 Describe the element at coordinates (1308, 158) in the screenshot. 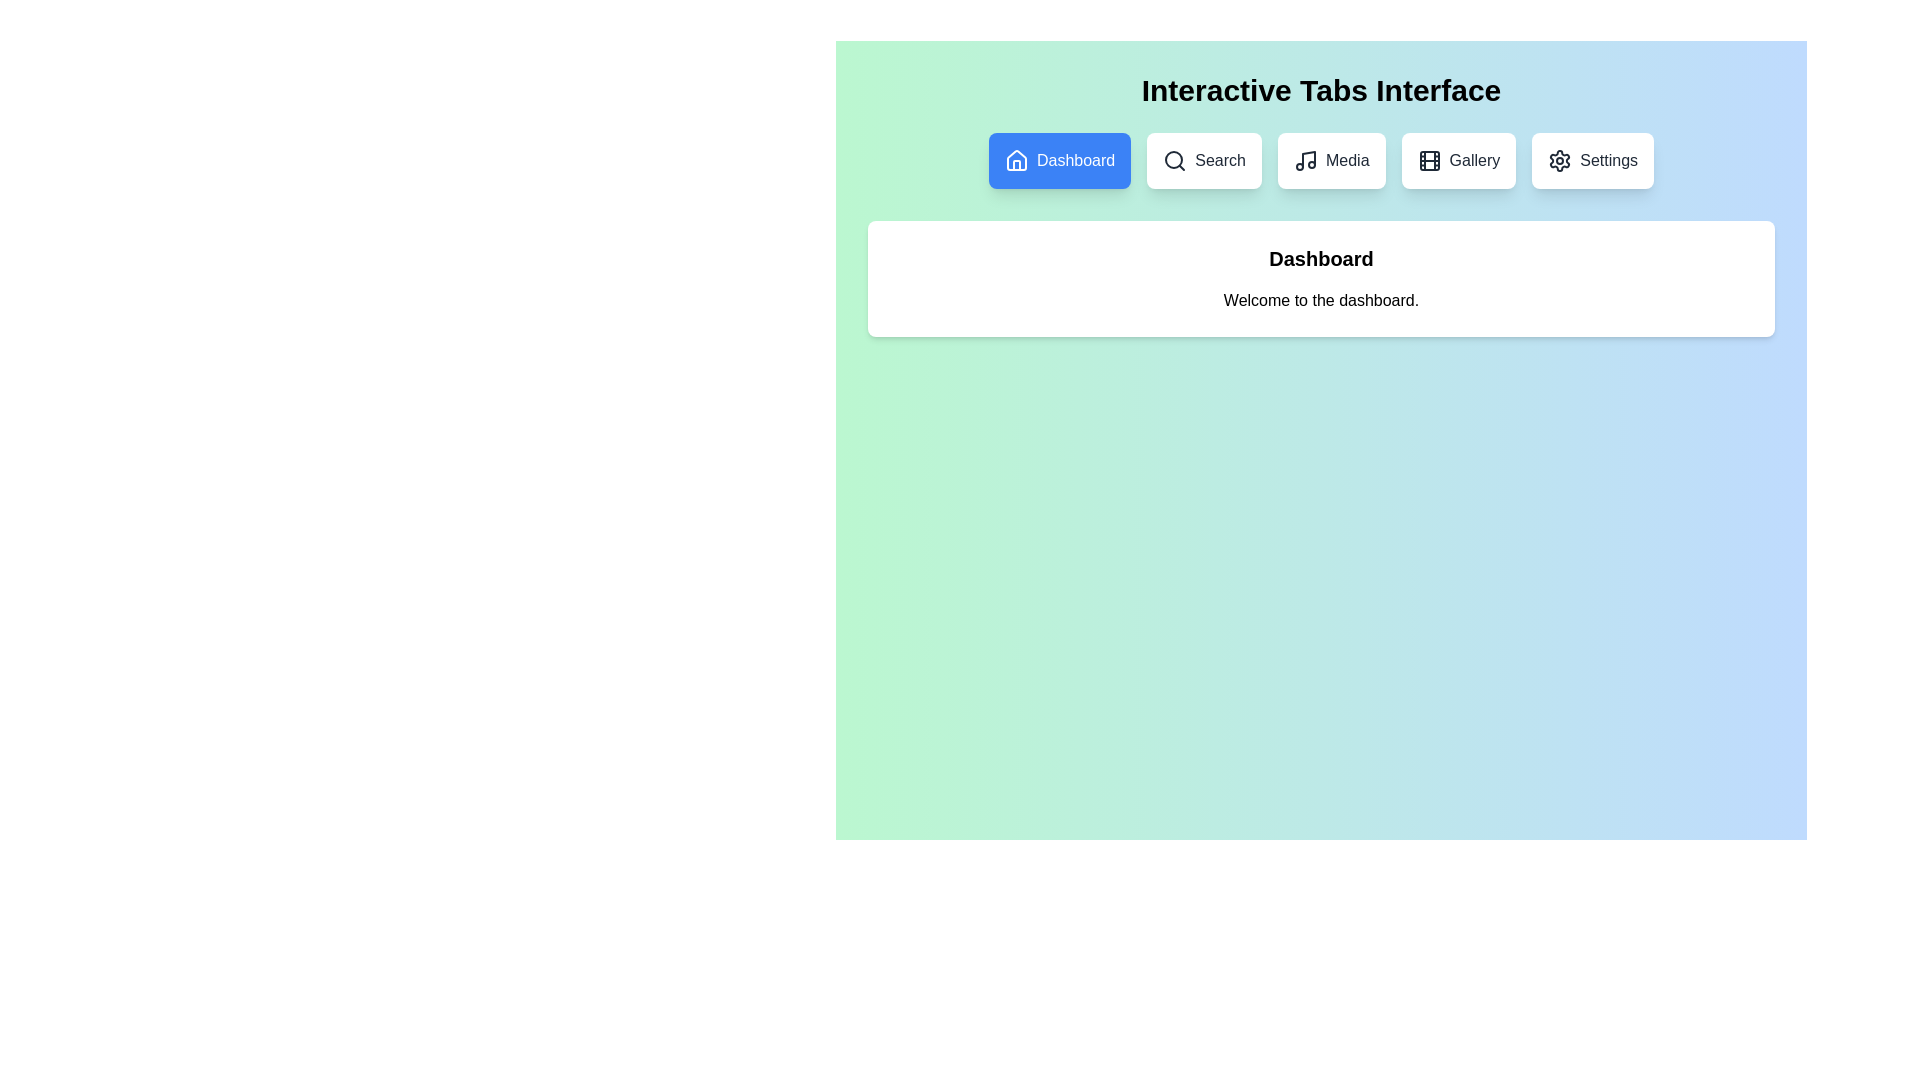

I see `the vertical line resembling the neck of a note within the SVG illustration of the 'Media' button in the top navigation bar` at that location.